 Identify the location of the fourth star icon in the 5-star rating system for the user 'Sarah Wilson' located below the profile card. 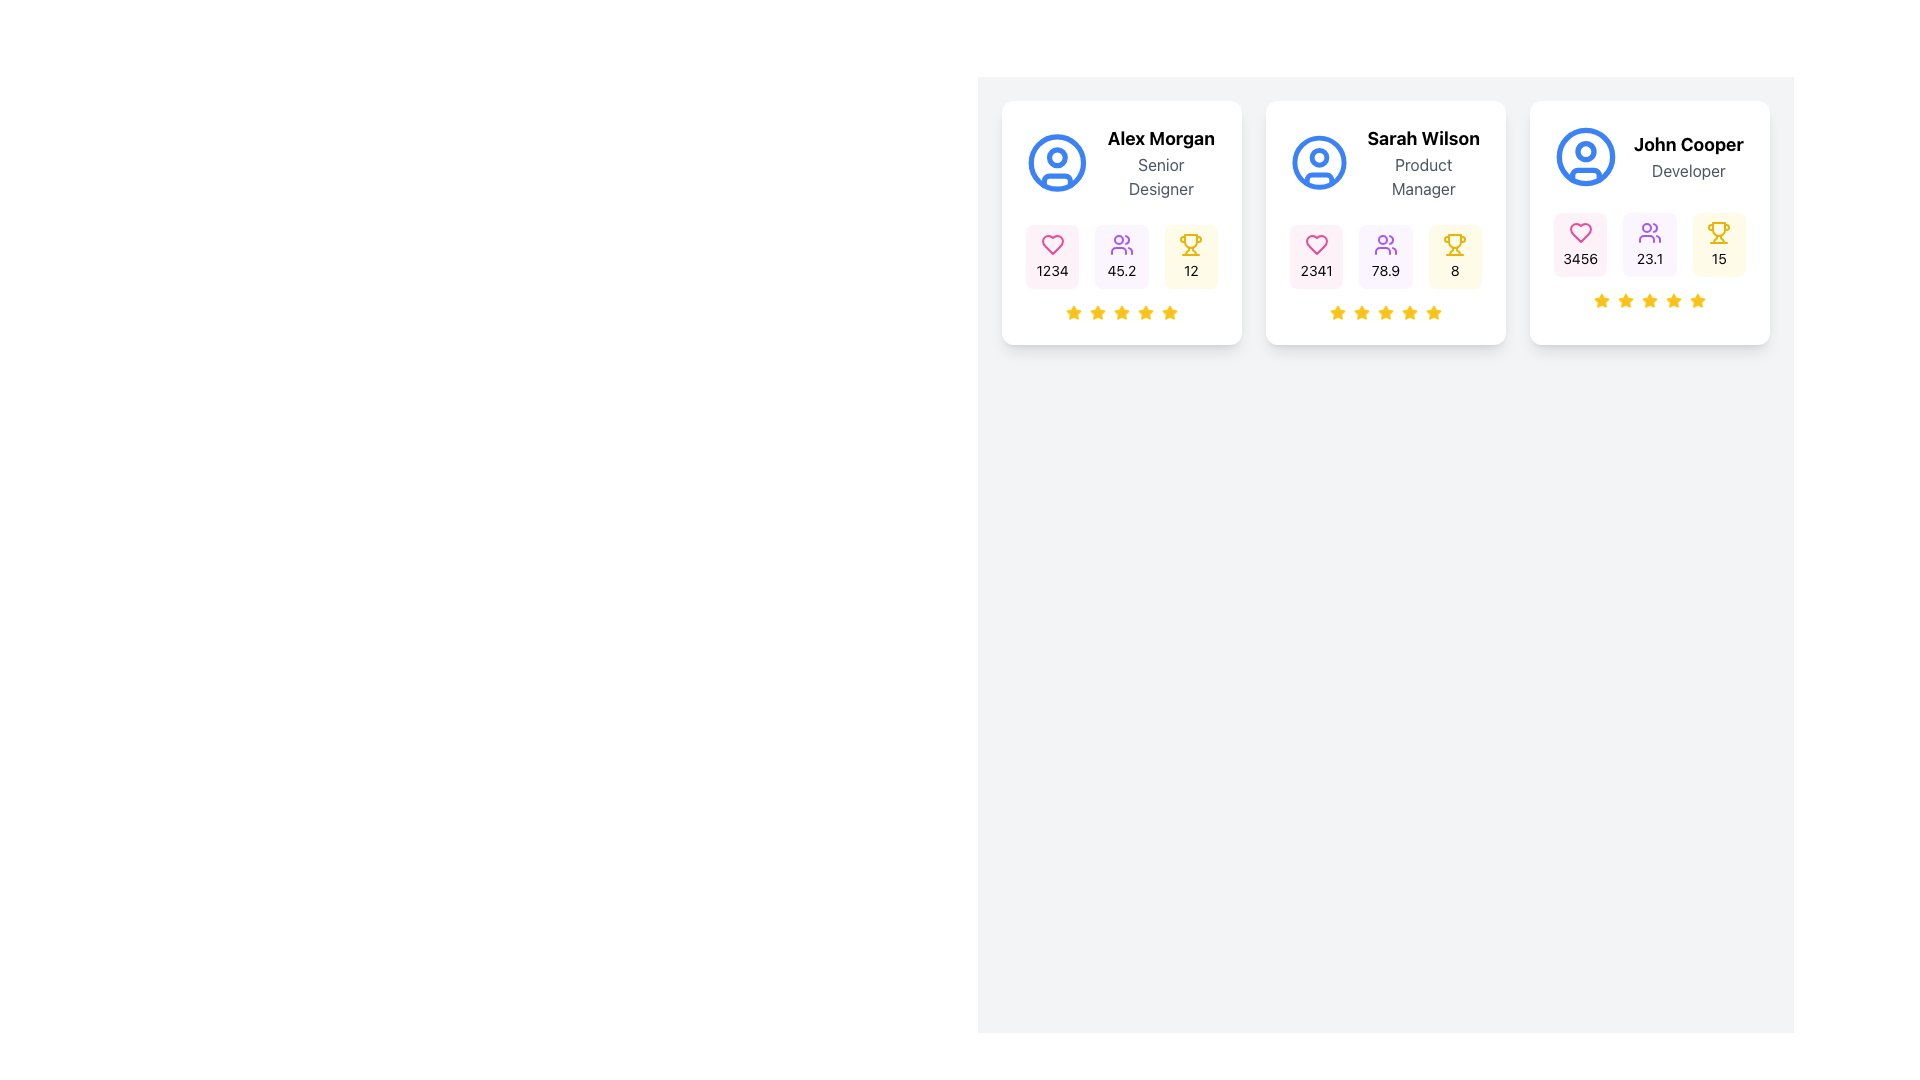
(1385, 312).